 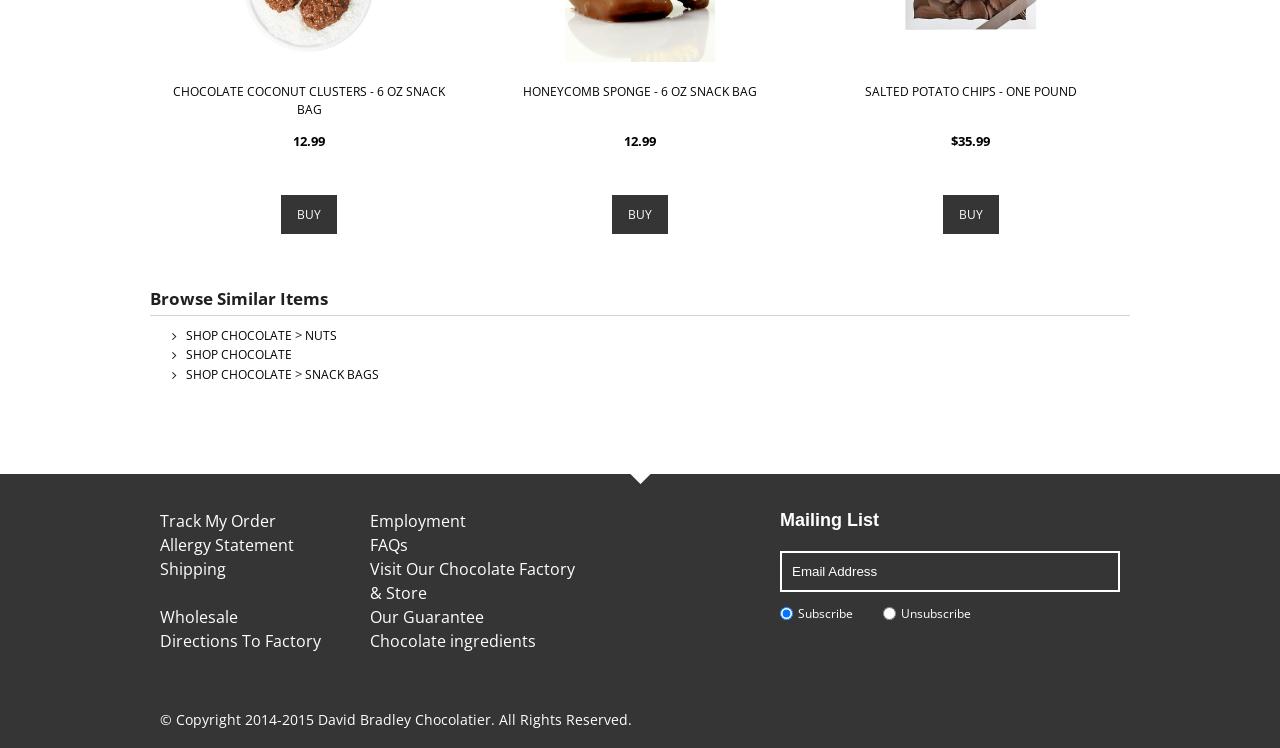 What do you see at coordinates (969, 90) in the screenshot?
I see `'Salted Potato Chips - One Pound'` at bounding box center [969, 90].